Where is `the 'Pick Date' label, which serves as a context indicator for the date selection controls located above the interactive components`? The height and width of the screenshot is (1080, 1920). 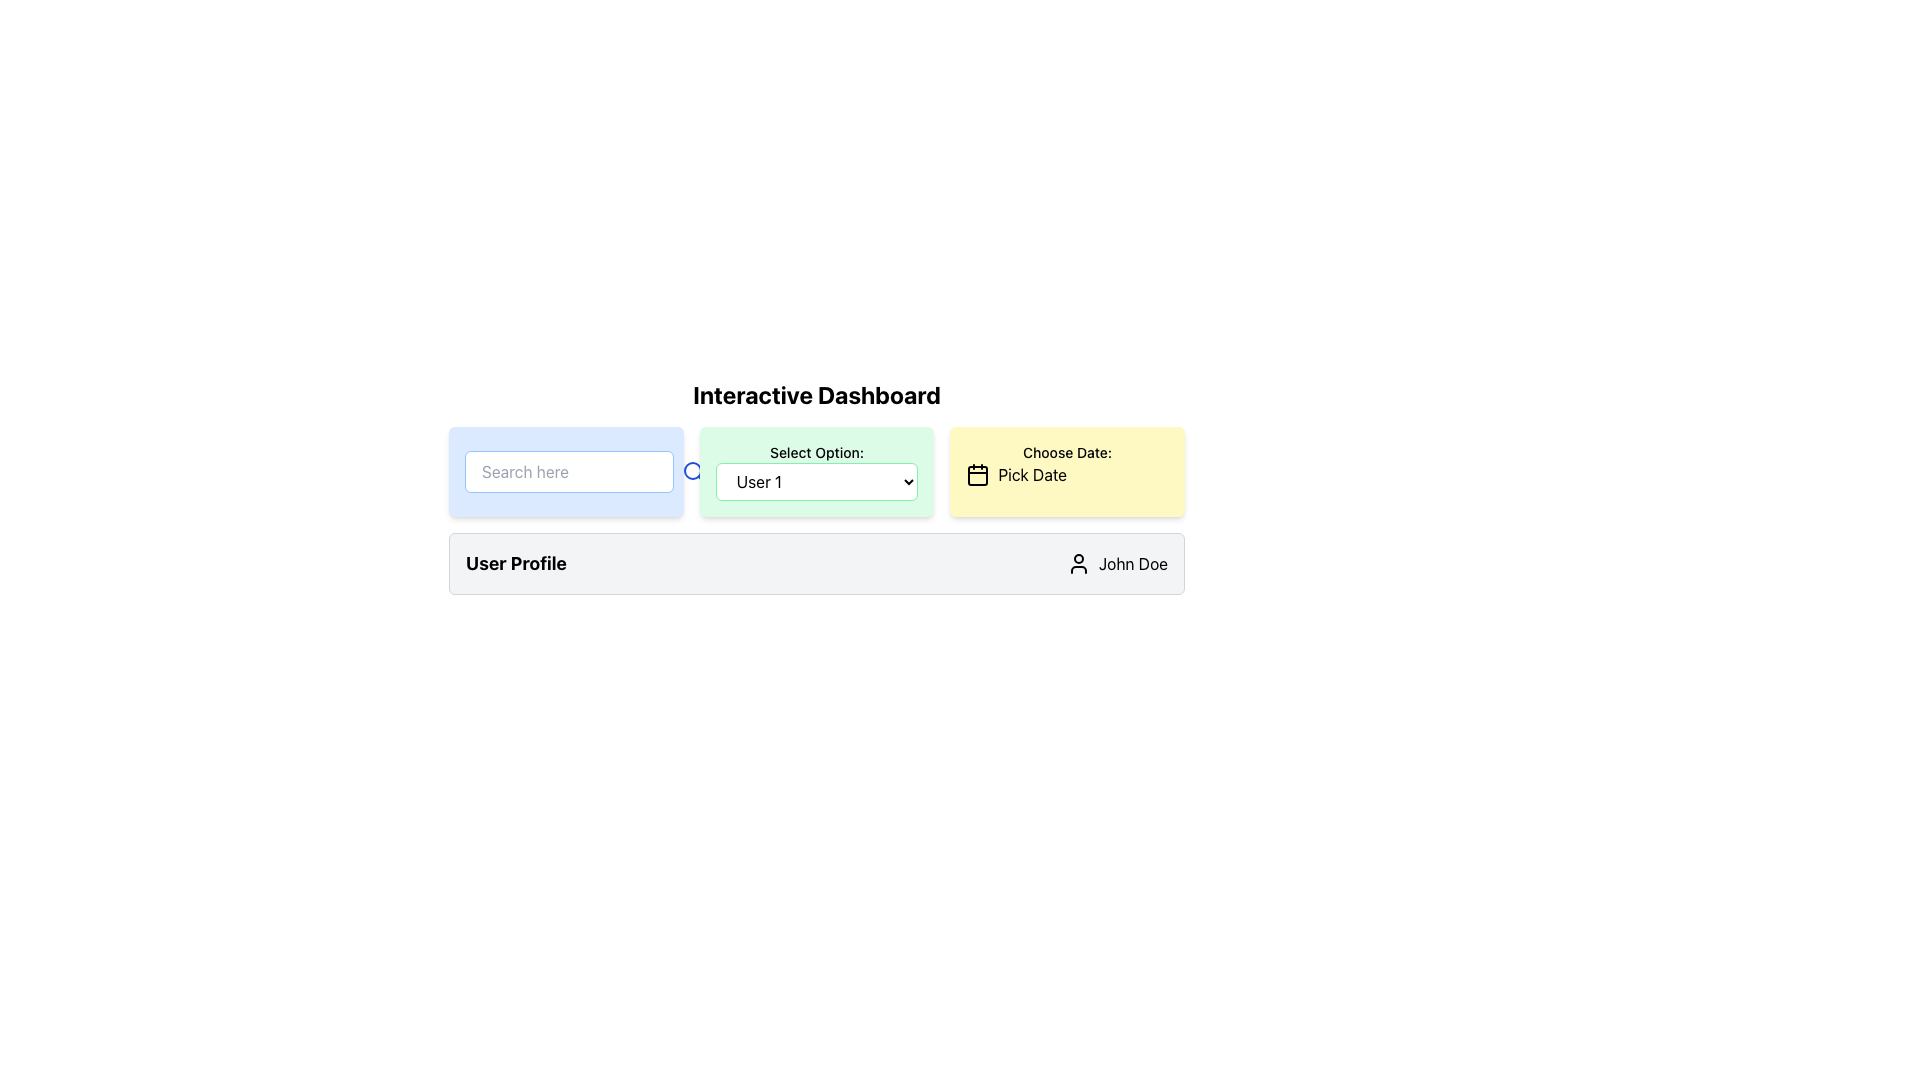
the 'Pick Date' label, which serves as a context indicator for the date selection controls located above the interactive components is located at coordinates (1066, 452).